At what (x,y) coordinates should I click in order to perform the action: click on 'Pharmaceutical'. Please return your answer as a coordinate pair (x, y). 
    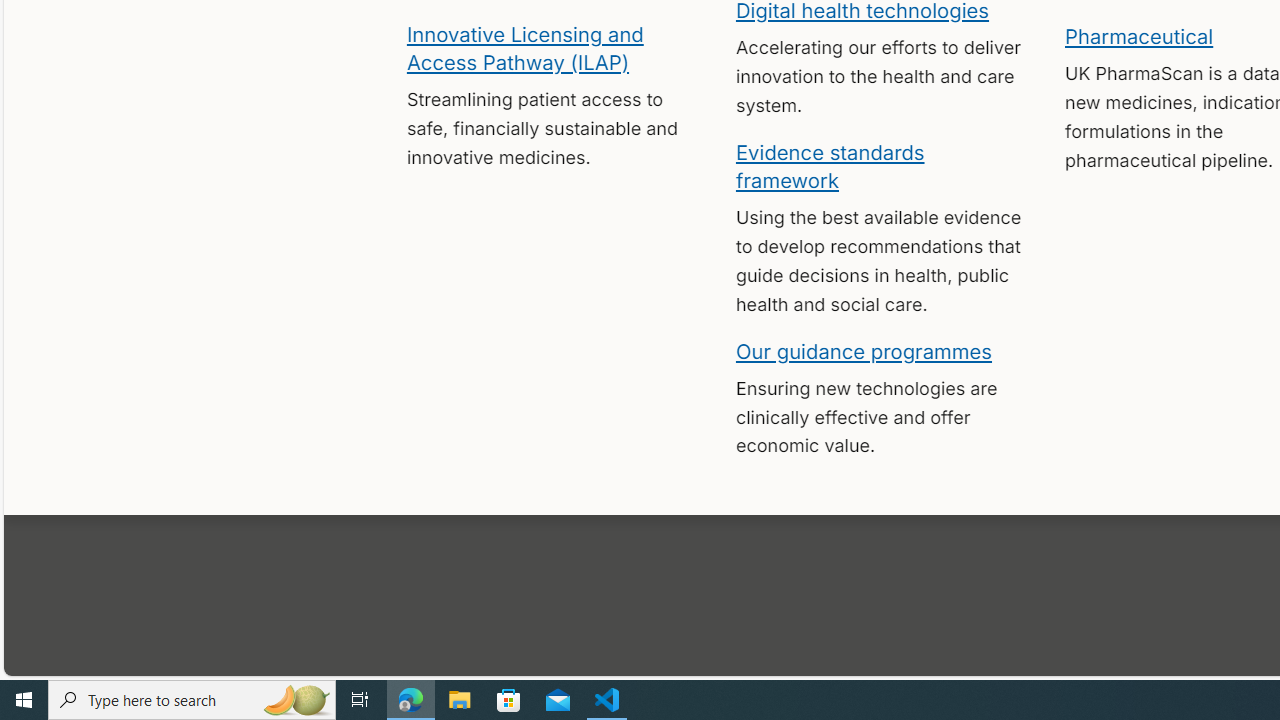
    Looking at the image, I should click on (1139, 36).